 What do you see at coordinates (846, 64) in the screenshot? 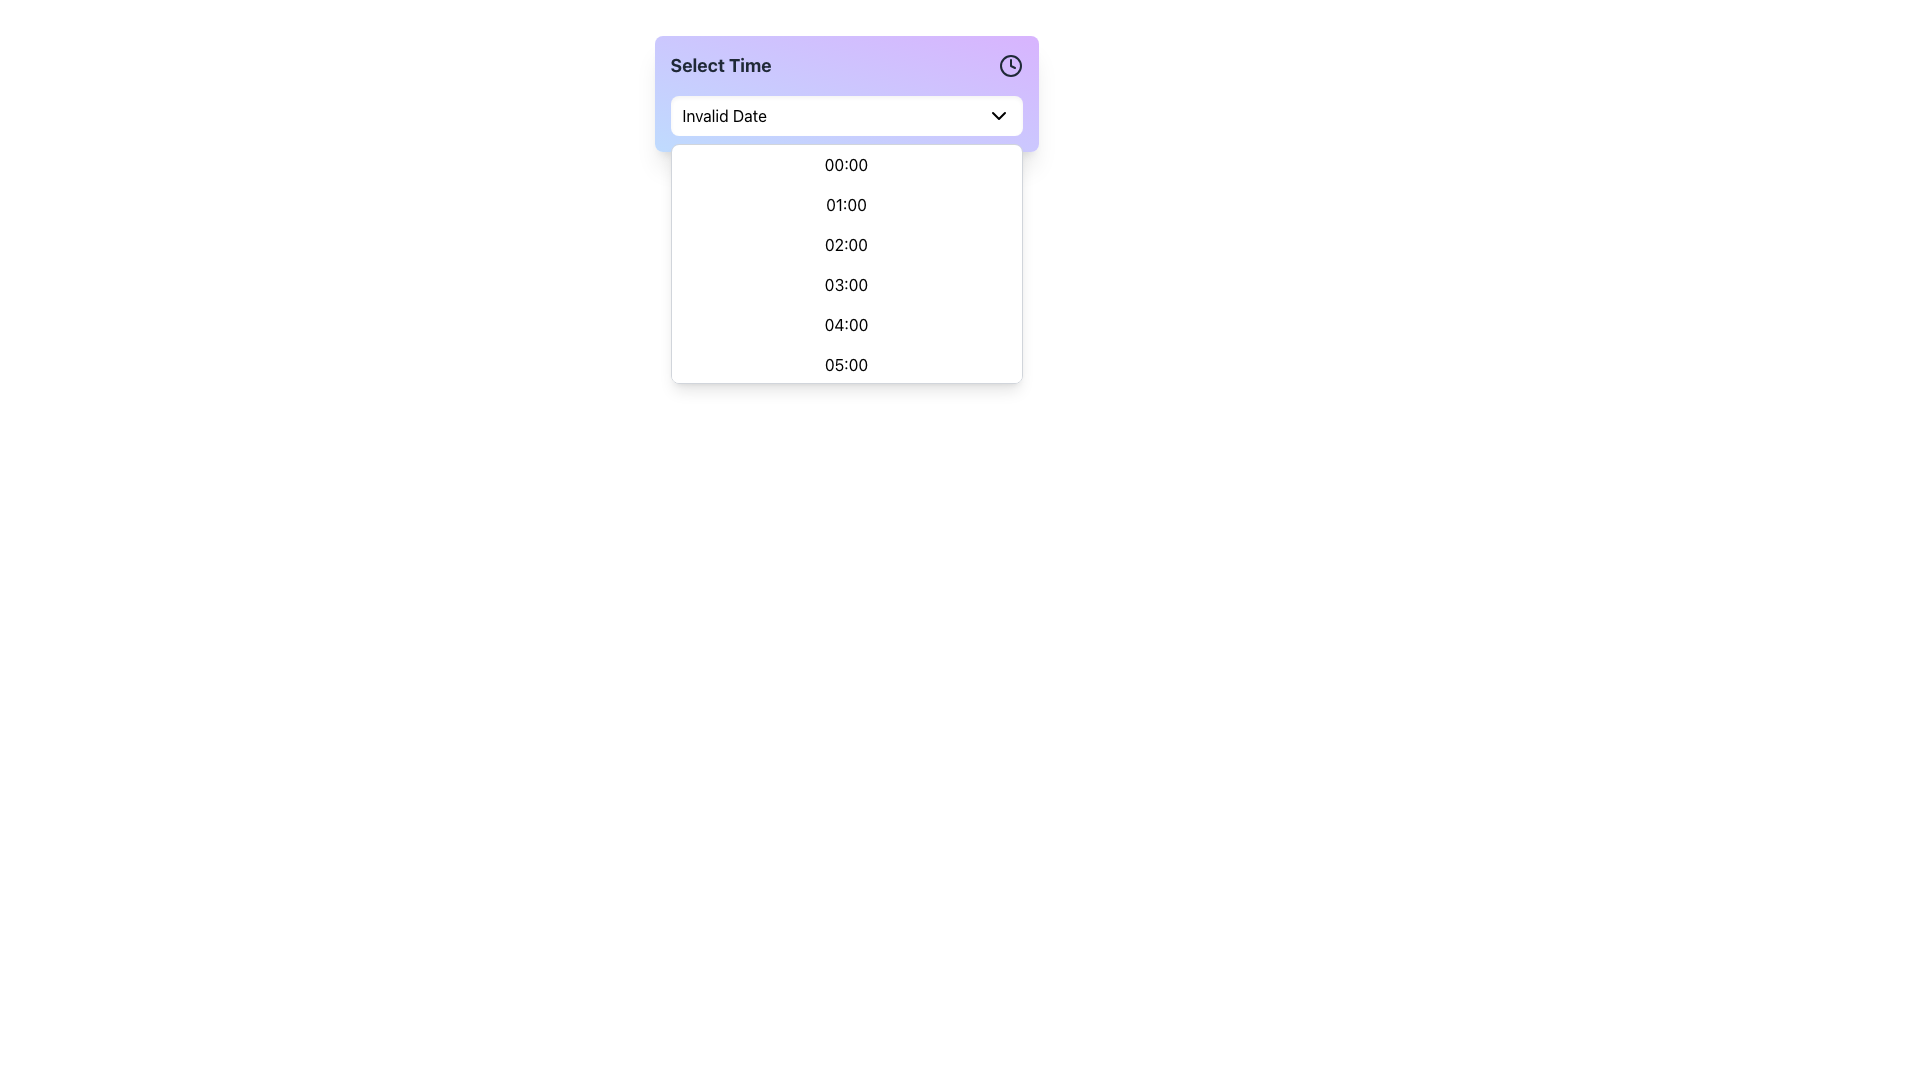
I see `the clock icon on the right side of the Header bar containing the text 'Select Time'` at bounding box center [846, 64].